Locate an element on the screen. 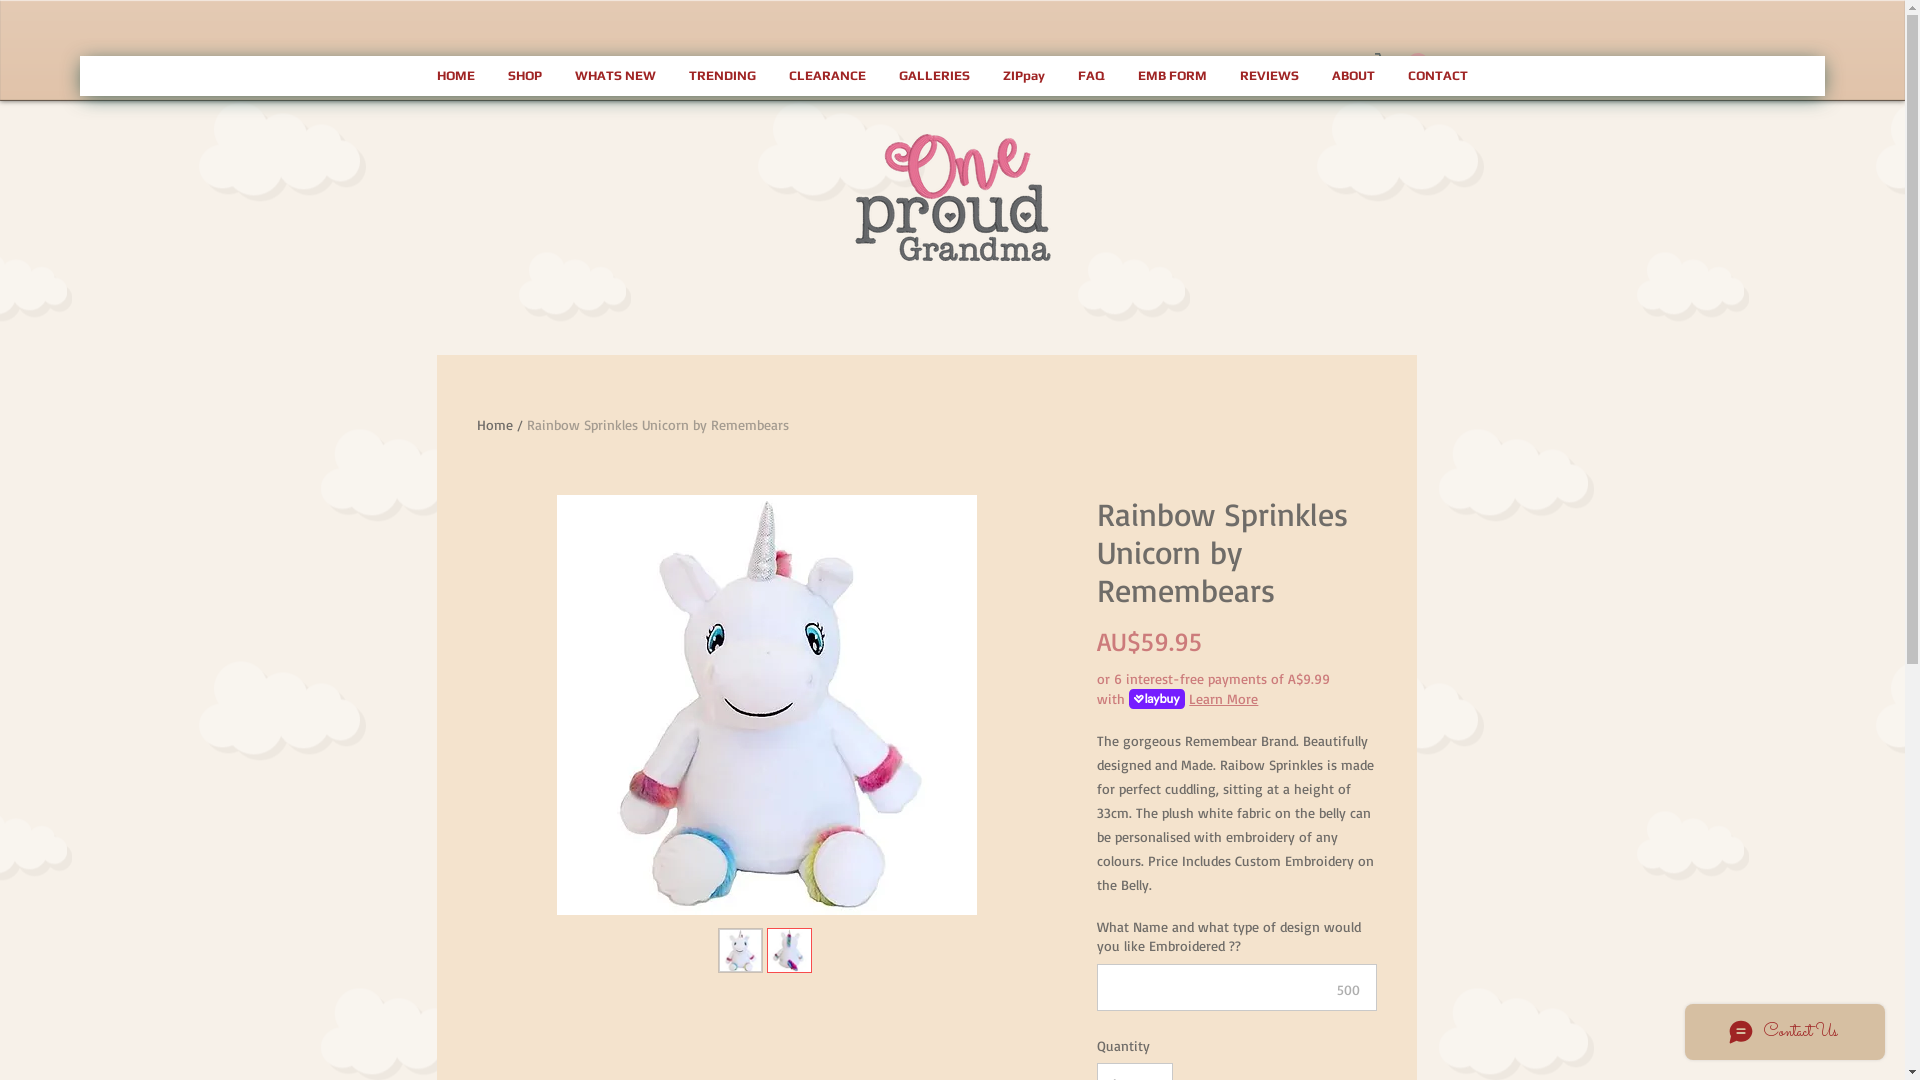  'ZIPpay' is located at coordinates (1023, 75).